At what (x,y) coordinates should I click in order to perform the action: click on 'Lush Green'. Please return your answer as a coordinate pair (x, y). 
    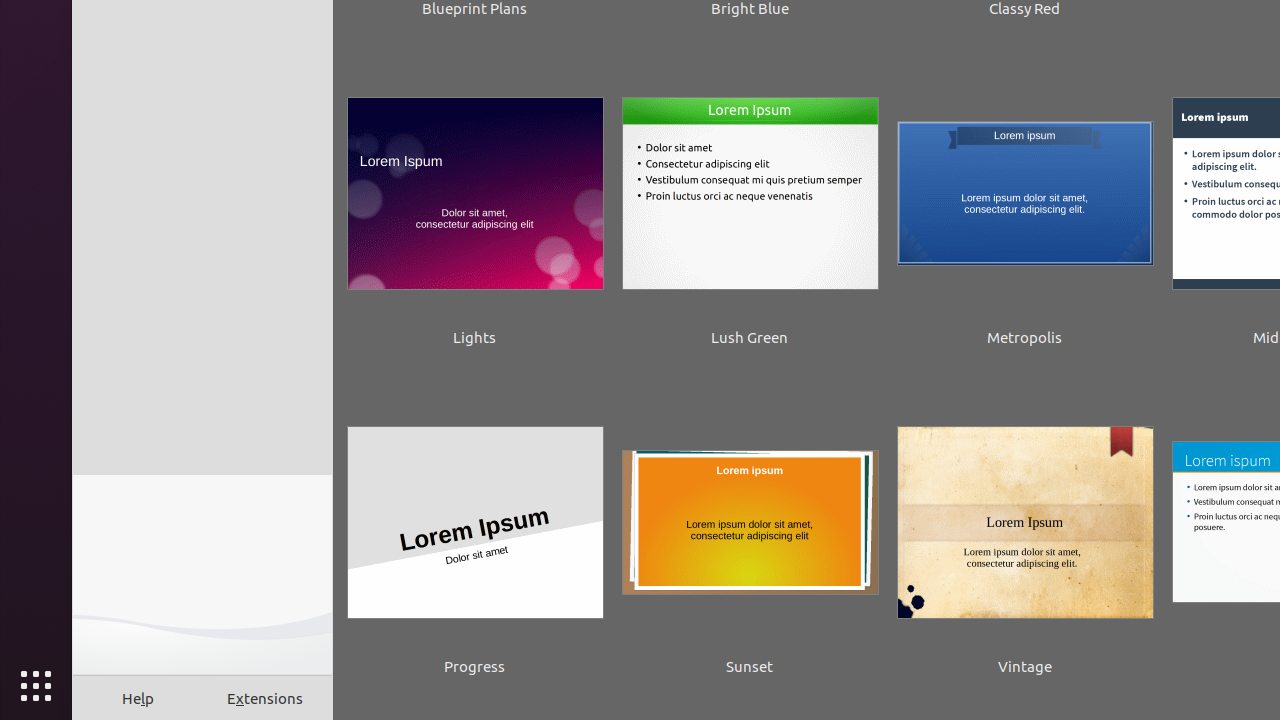
    Looking at the image, I should click on (748, 208).